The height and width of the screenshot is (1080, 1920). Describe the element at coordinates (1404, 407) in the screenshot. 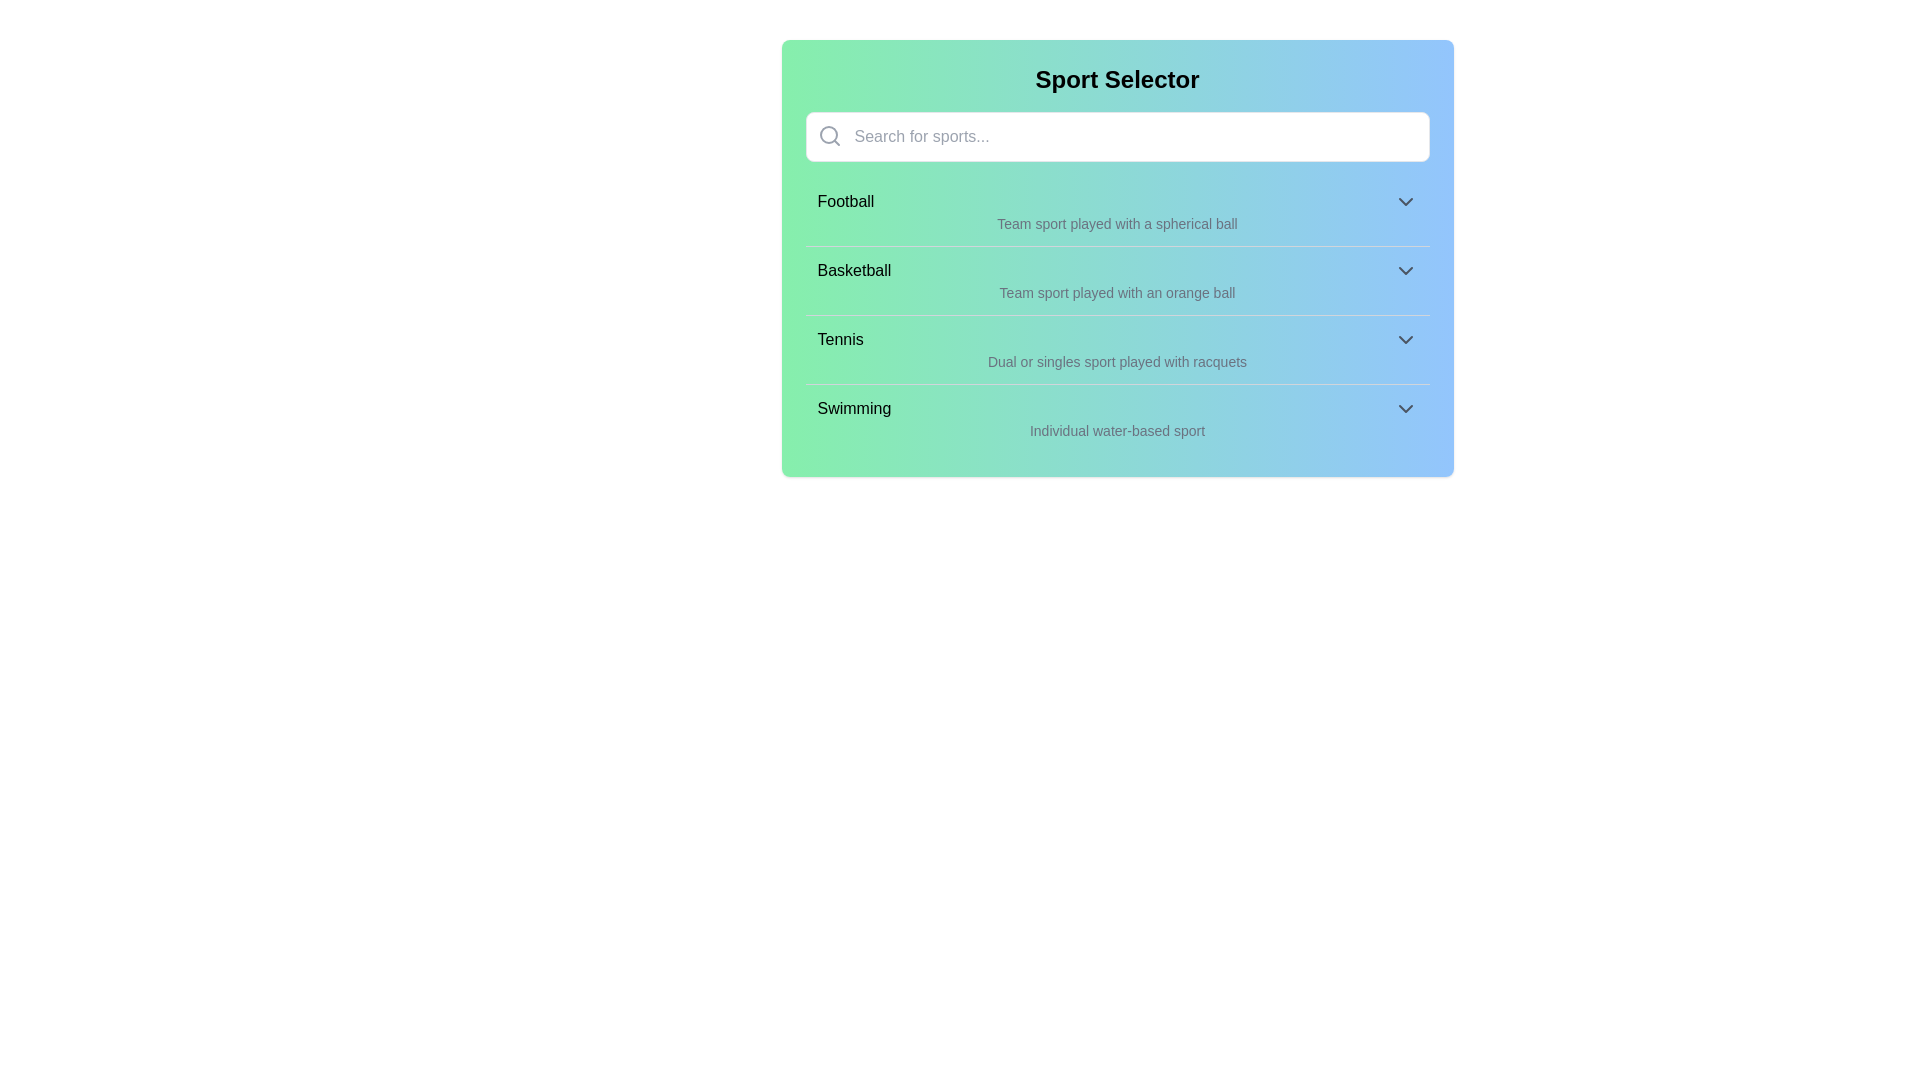

I see `the gray downward-pointing chevron icon located next to the 'Swimming' label in the sports list` at that location.